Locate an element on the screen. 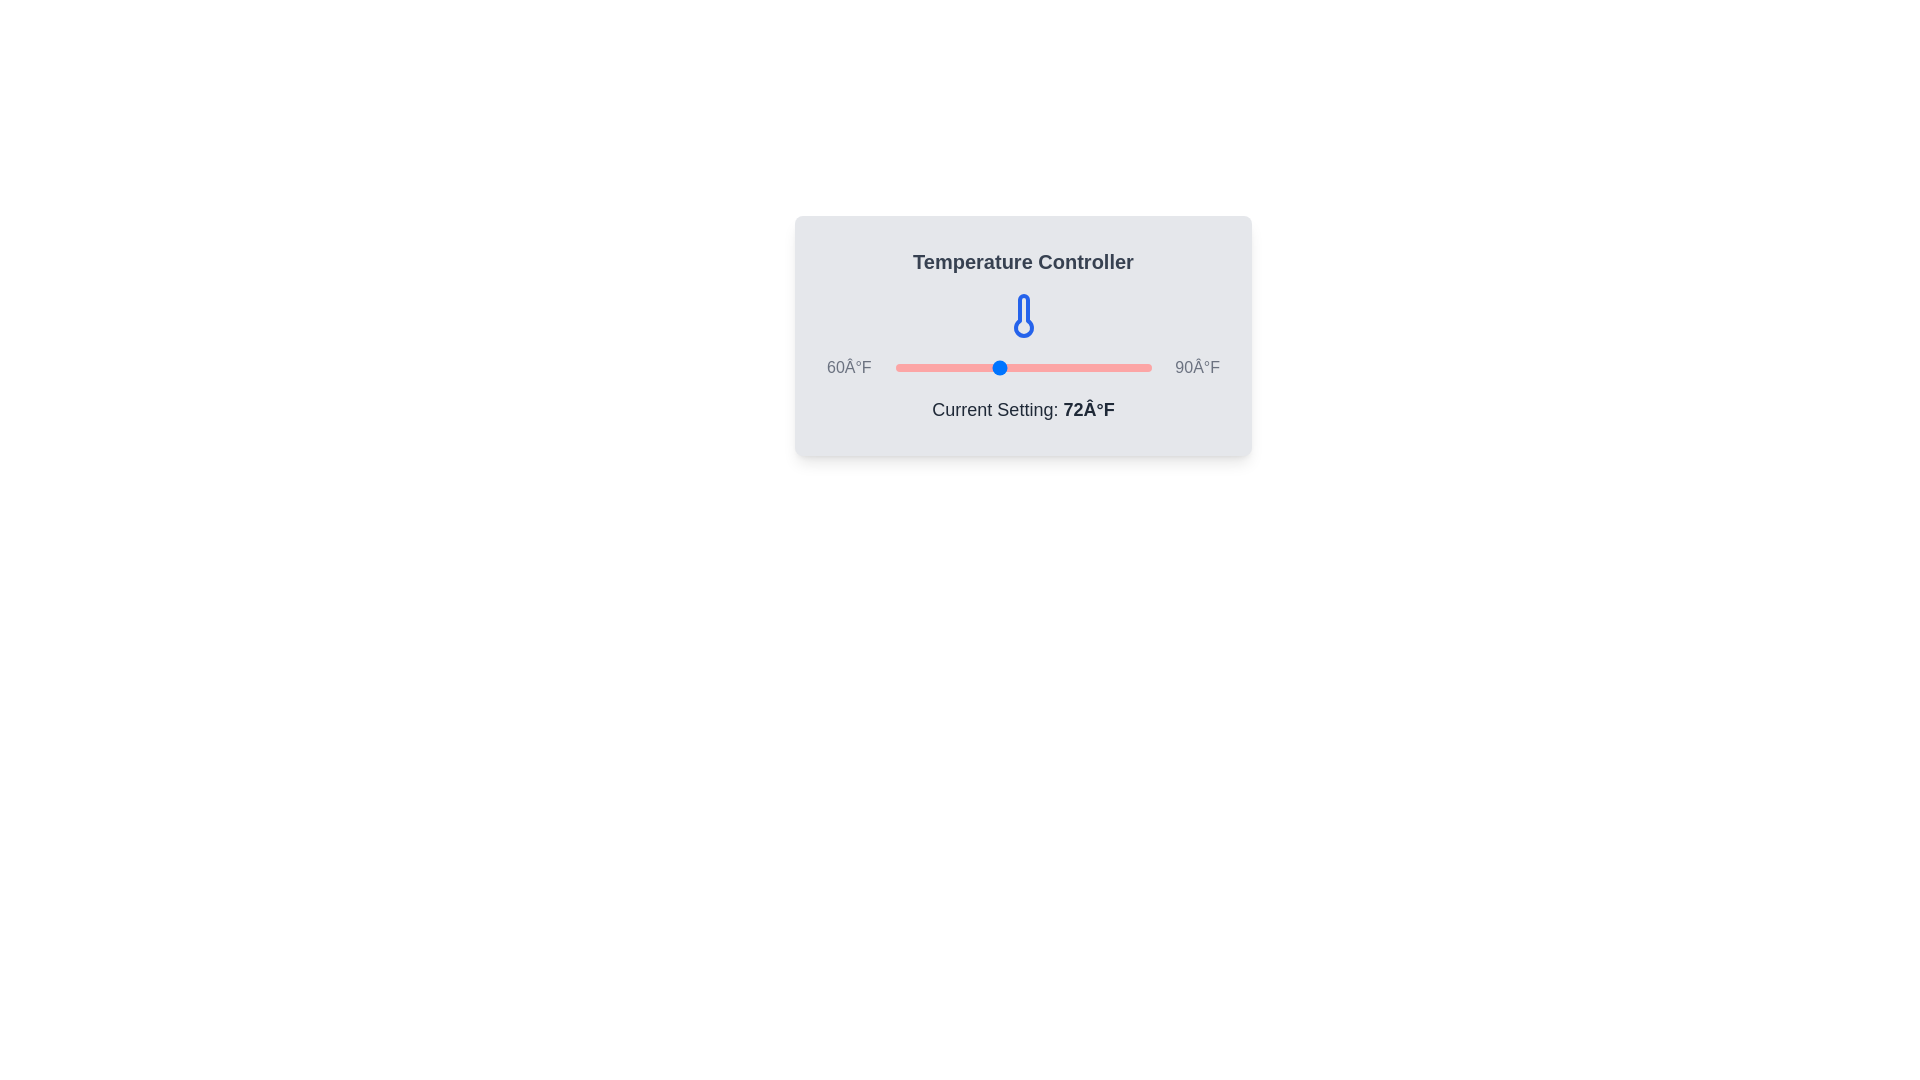  the temperature slider to set the temperature to 83°F is located at coordinates (1090, 367).